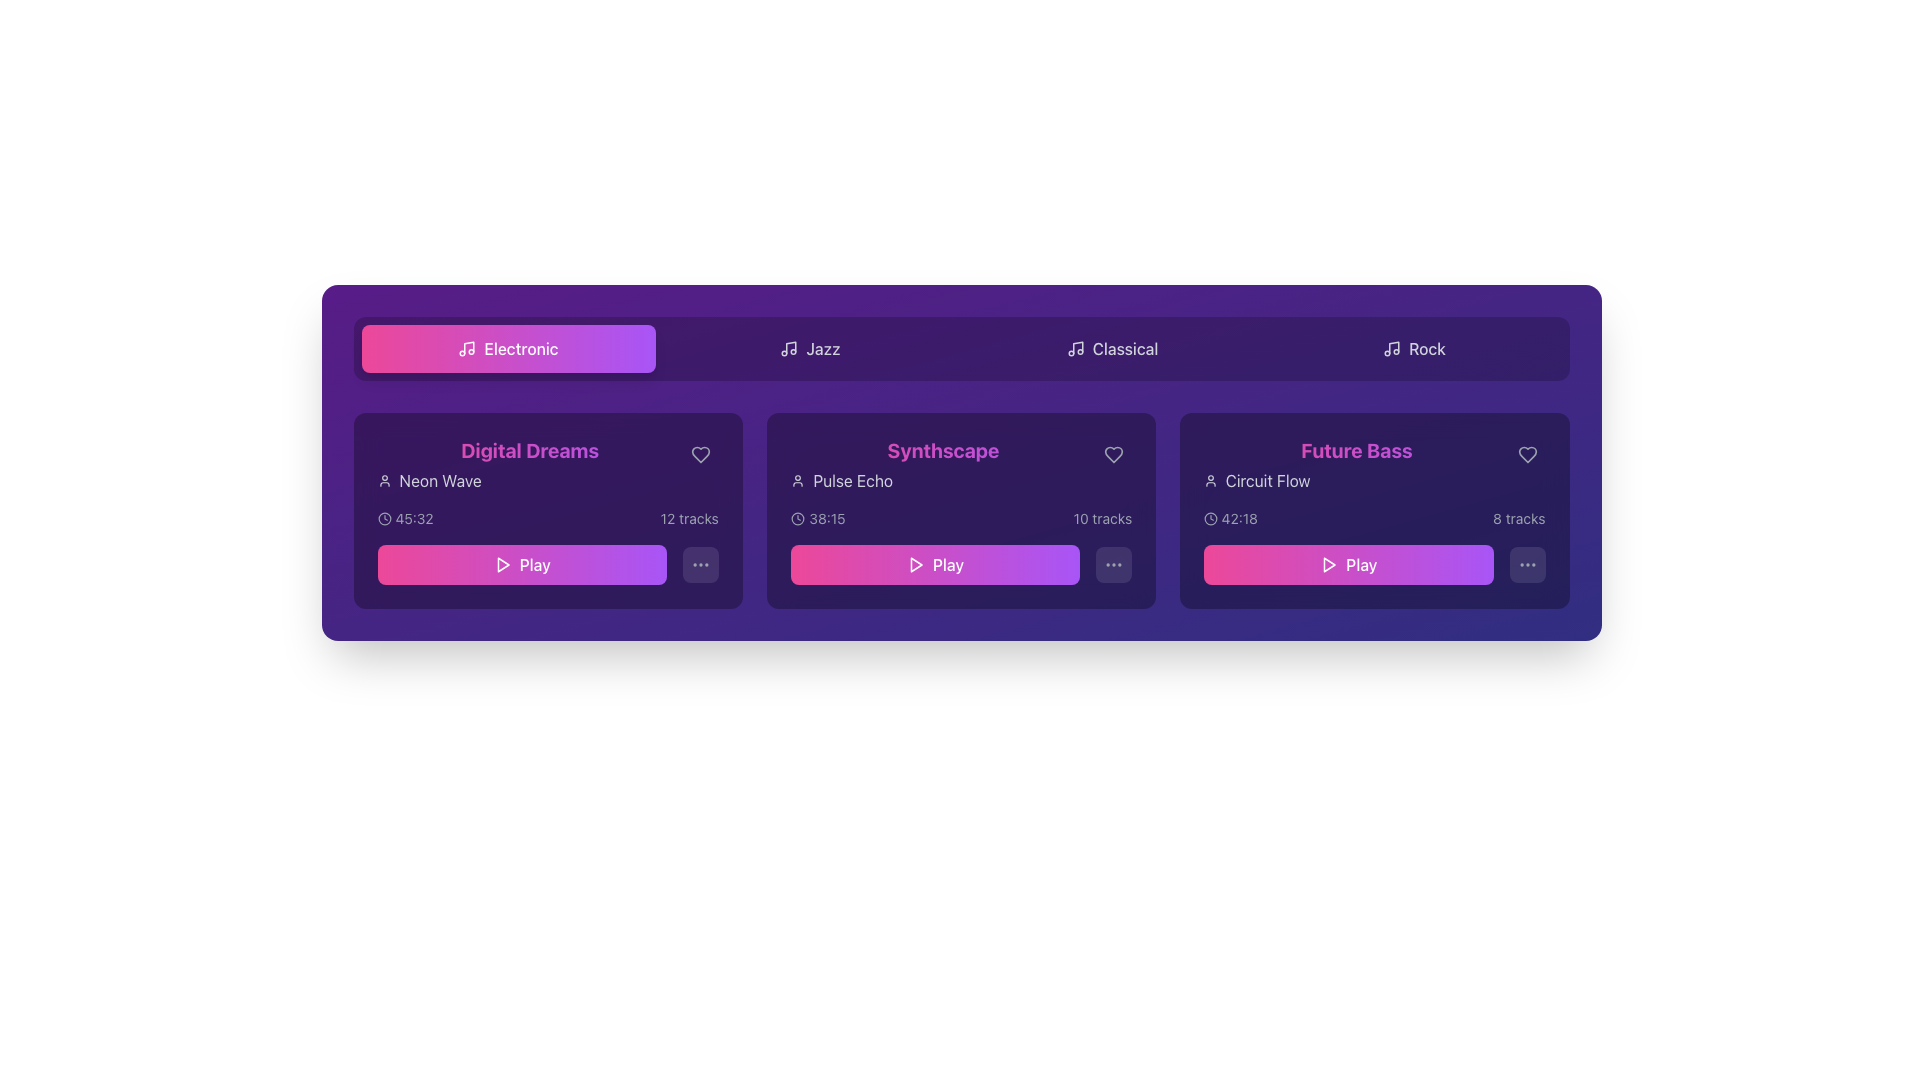 Image resolution: width=1920 pixels, height=1080 pixels. I want to click on the 'Electronic' music category icon, which is an SVG-based graphic located in the top horizontal navigation bar, to the left of the 'Electronic' label, so click(466, 347).